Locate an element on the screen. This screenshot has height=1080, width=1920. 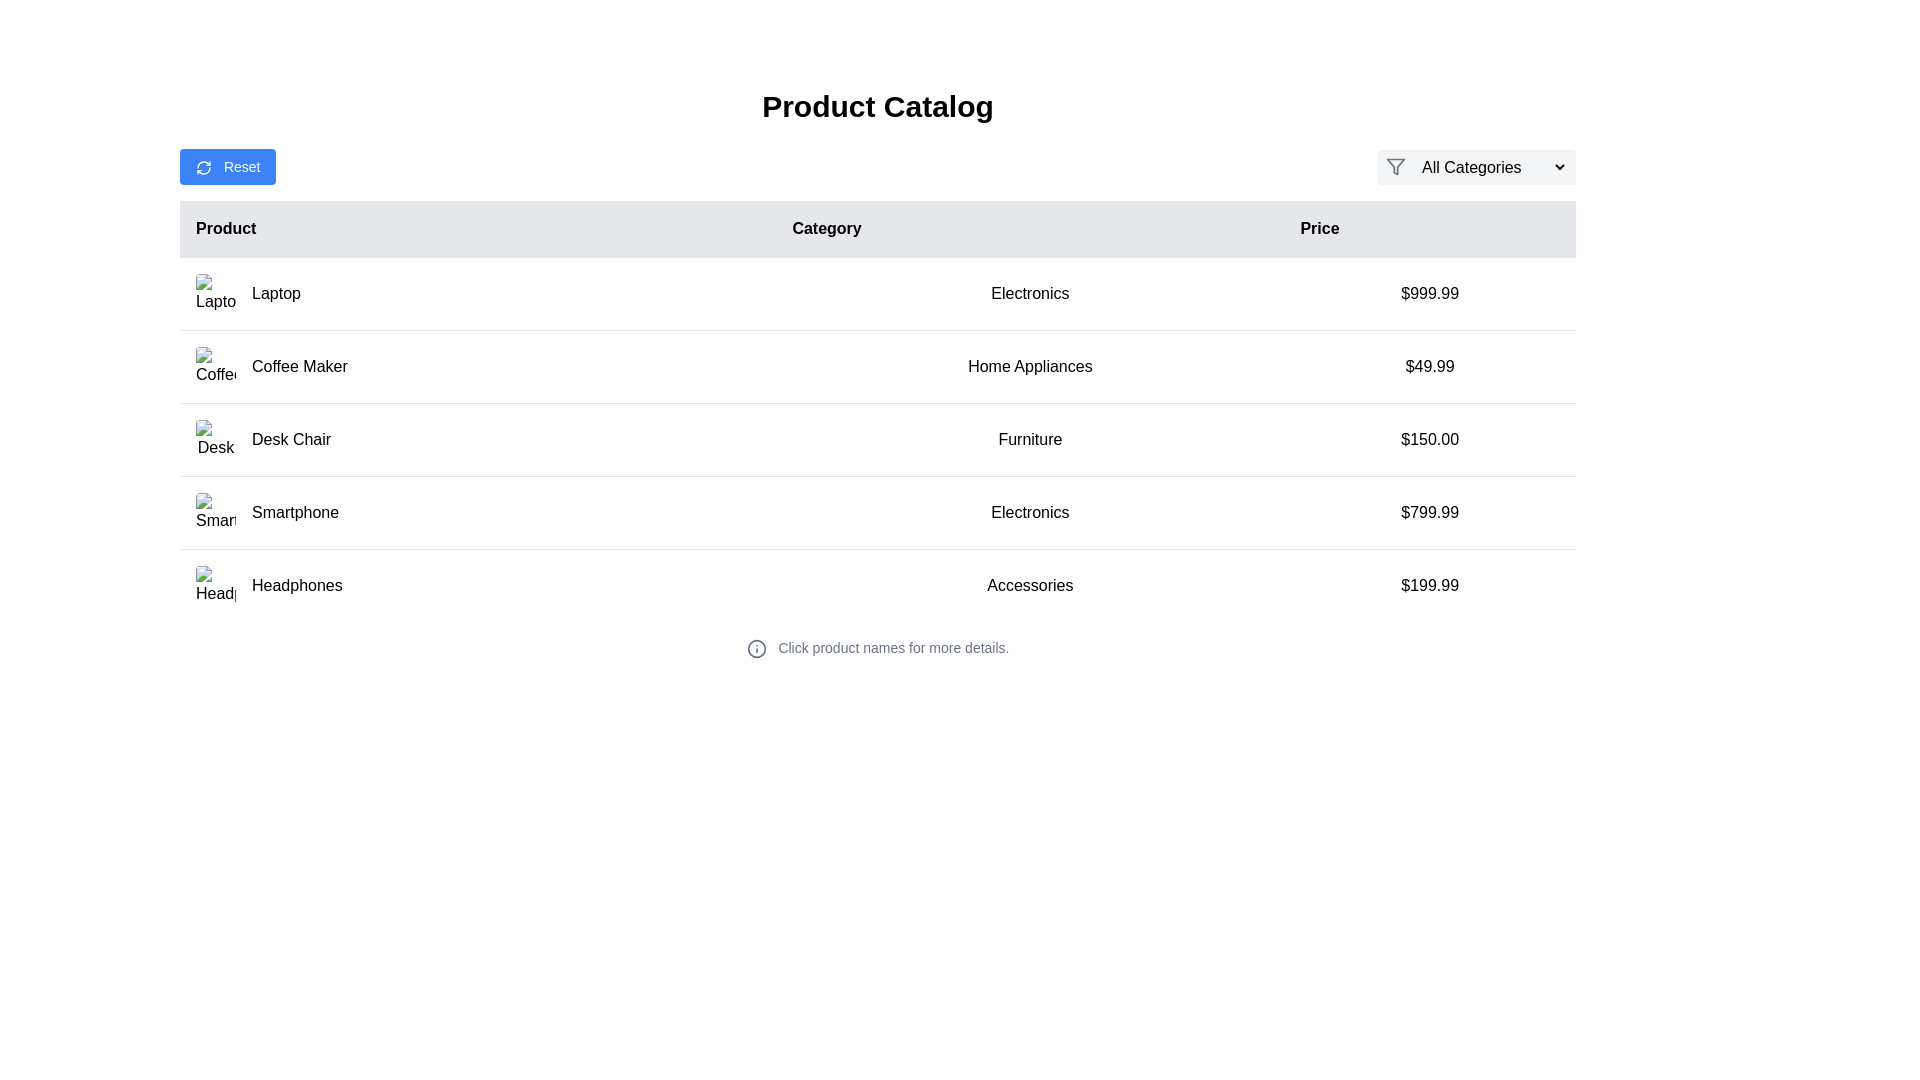
the circular product representation image for 'Headphones' located in the 'Product Catalog' section is located at coordinates (216, 585).